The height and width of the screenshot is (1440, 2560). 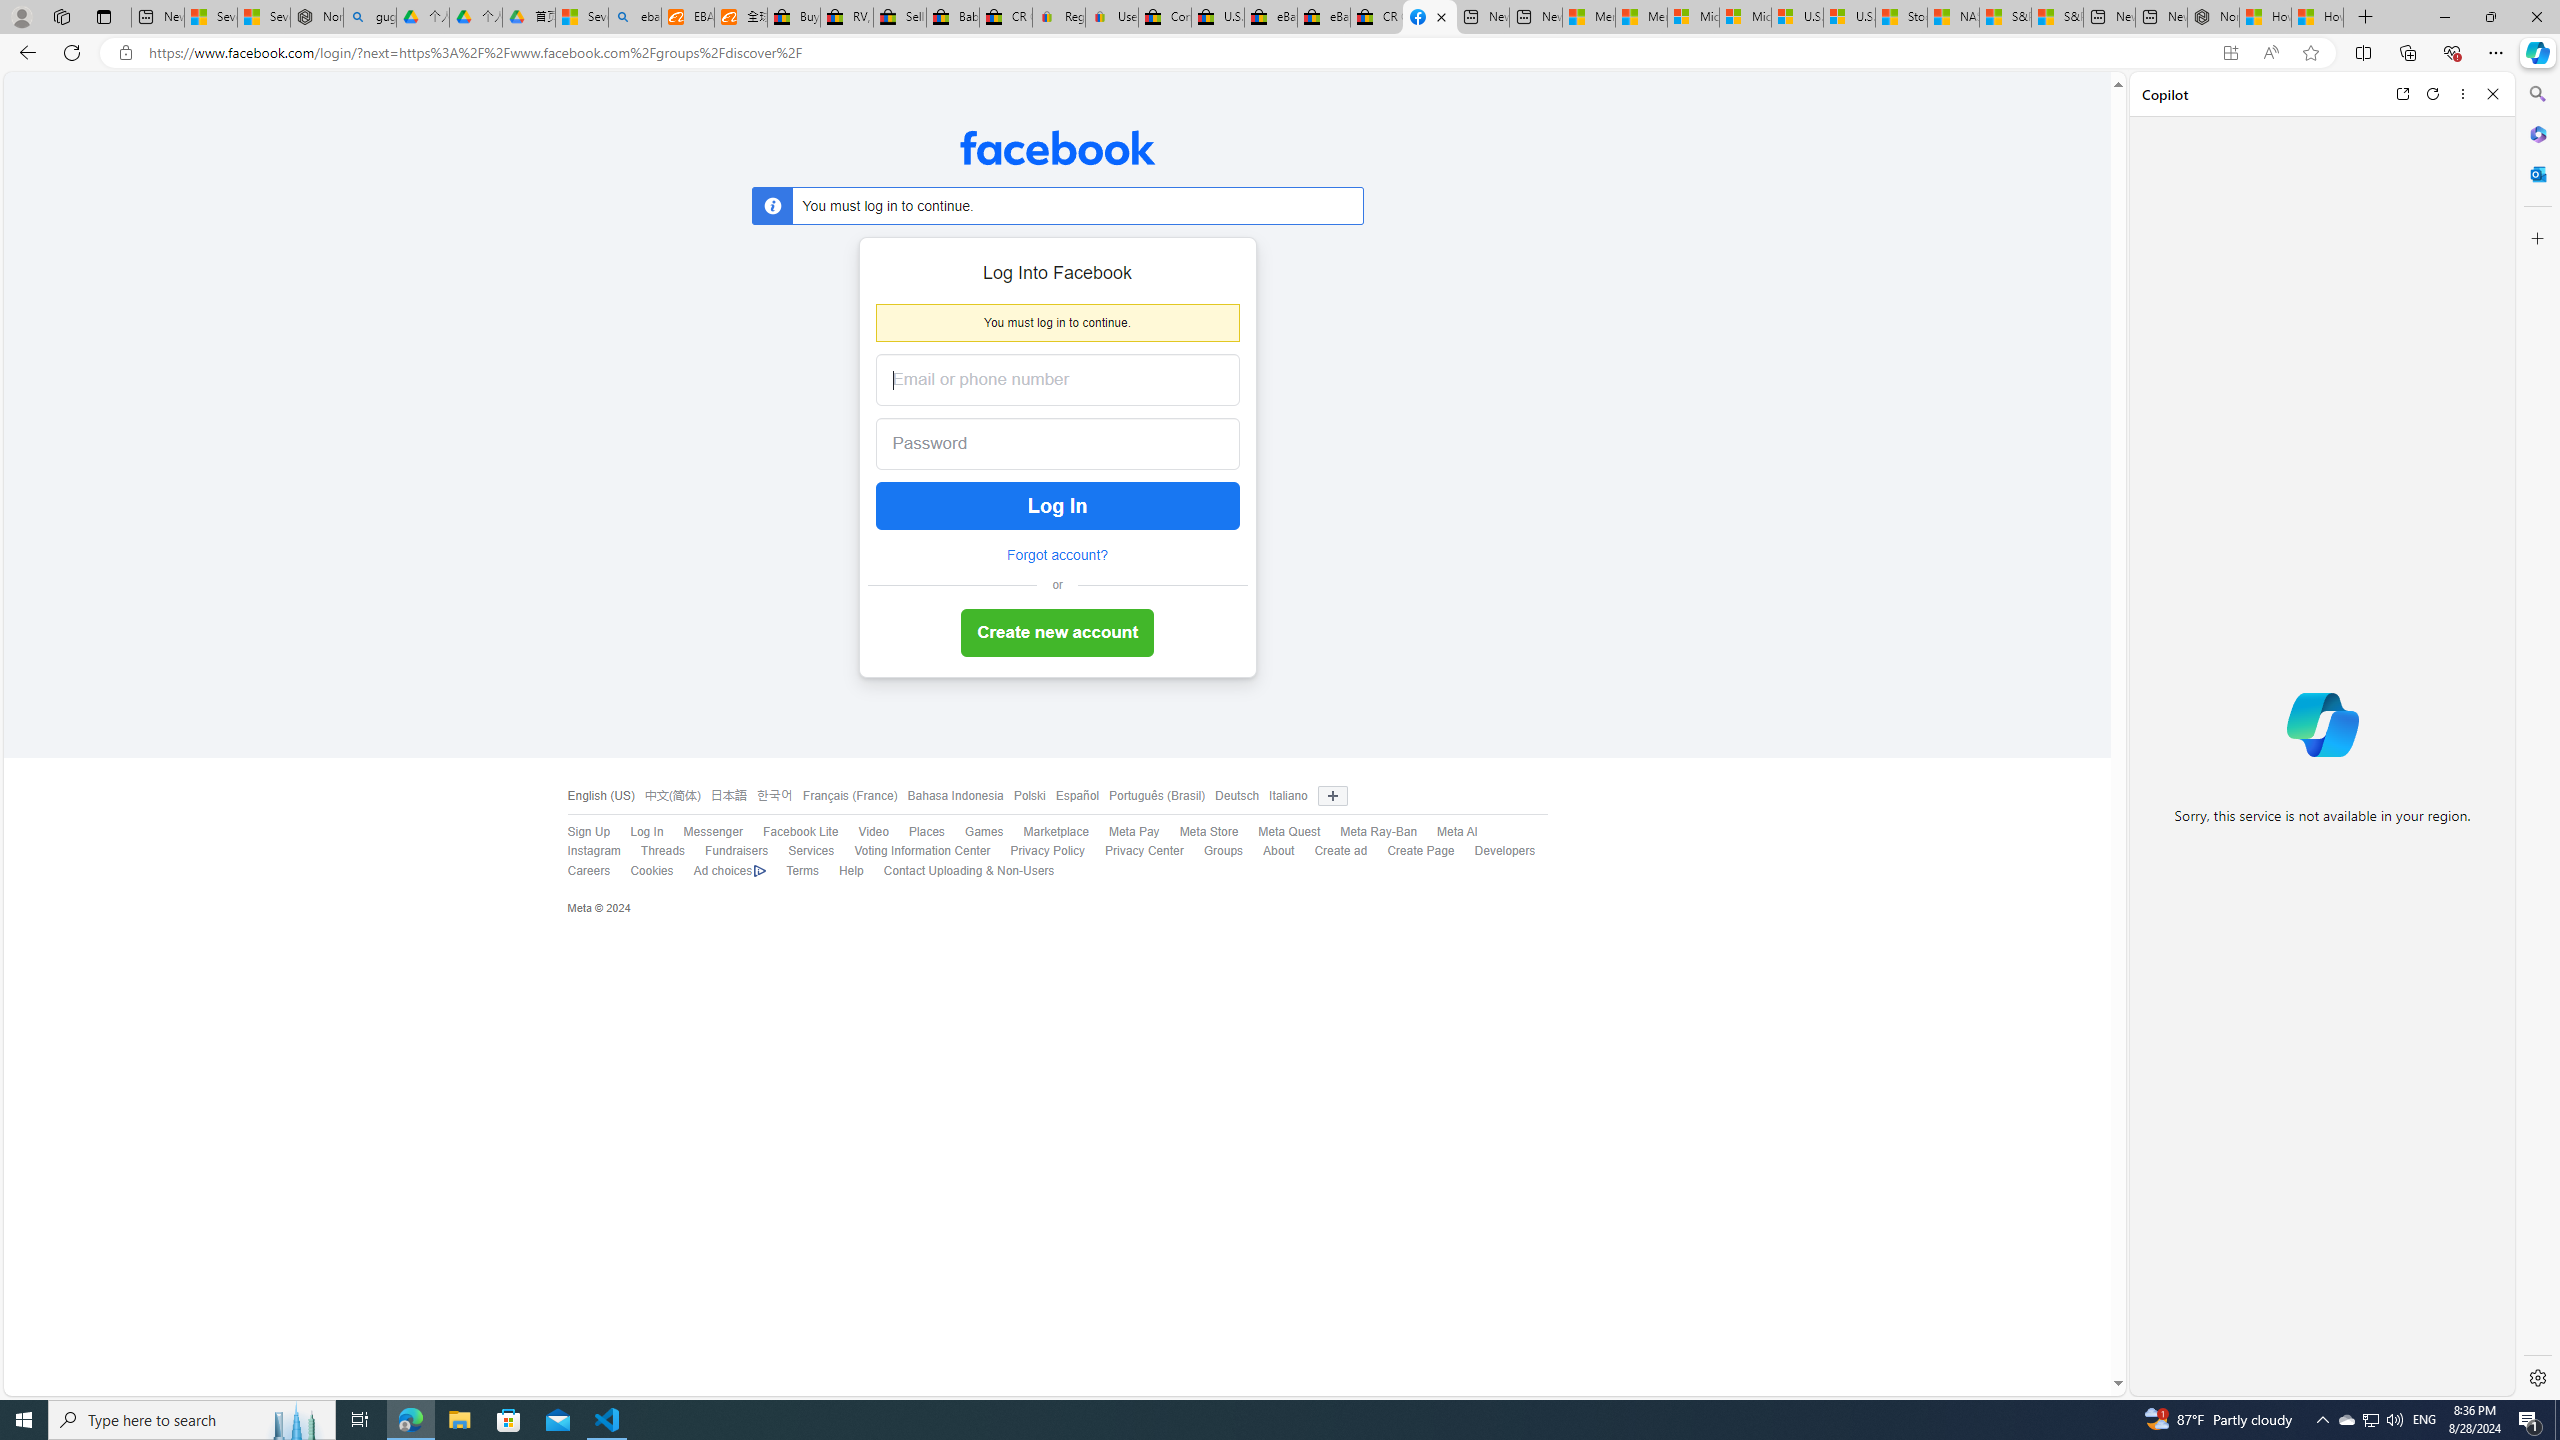 What do you see at coordinates (1024, 796) in the screenshot?
I see `'Polski'` at bounding box center [1024, 796].